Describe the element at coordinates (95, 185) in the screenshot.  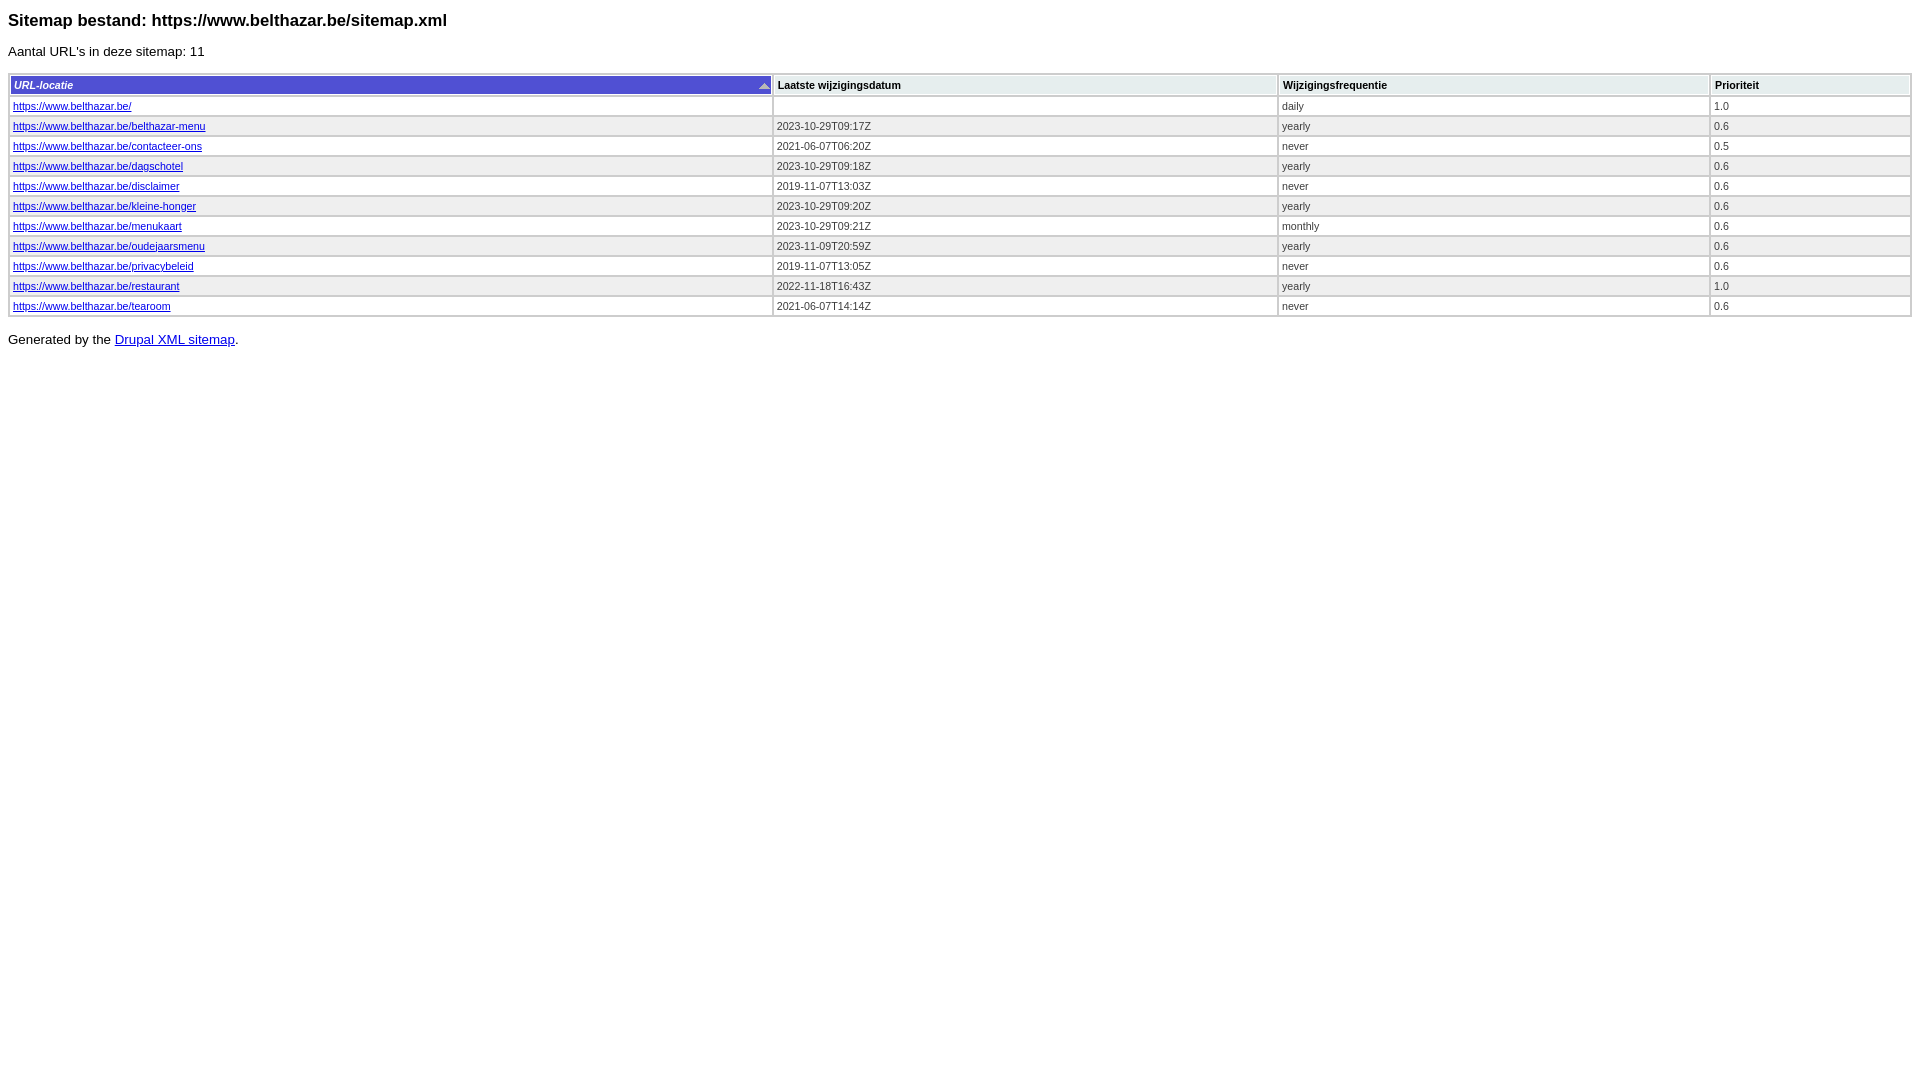
I see `'https://www.belthazar.be/disclaimer'` at that location.